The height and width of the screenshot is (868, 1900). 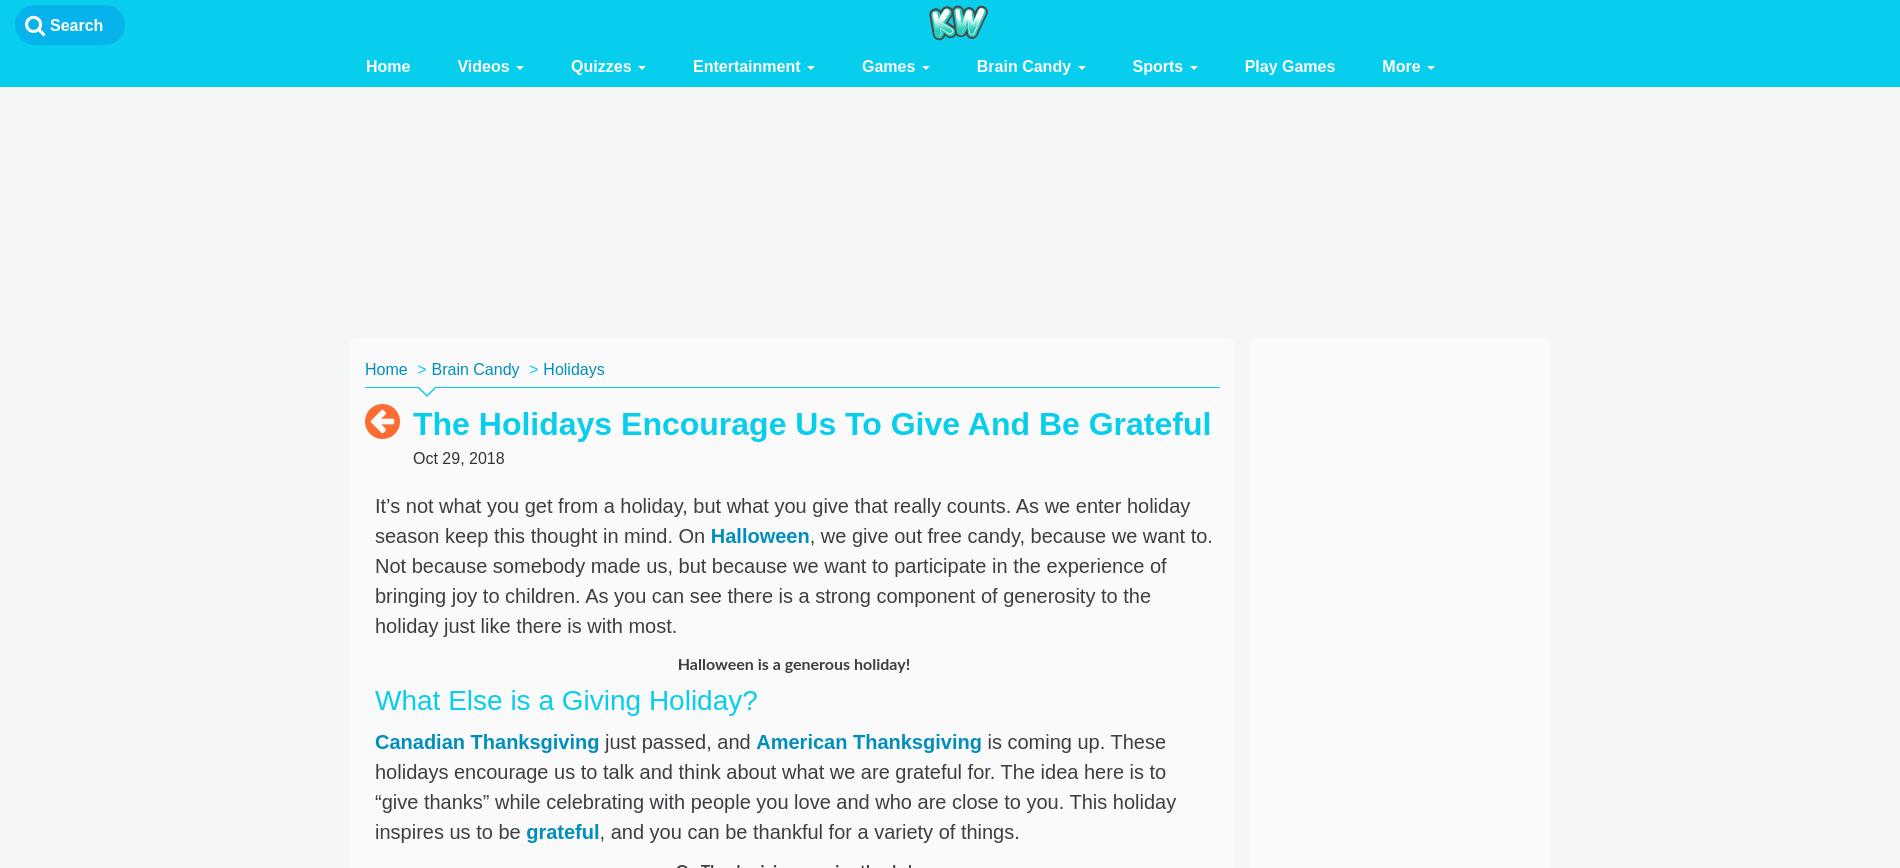 I want to click on 'Entertainment', so click(x=691, y=66).